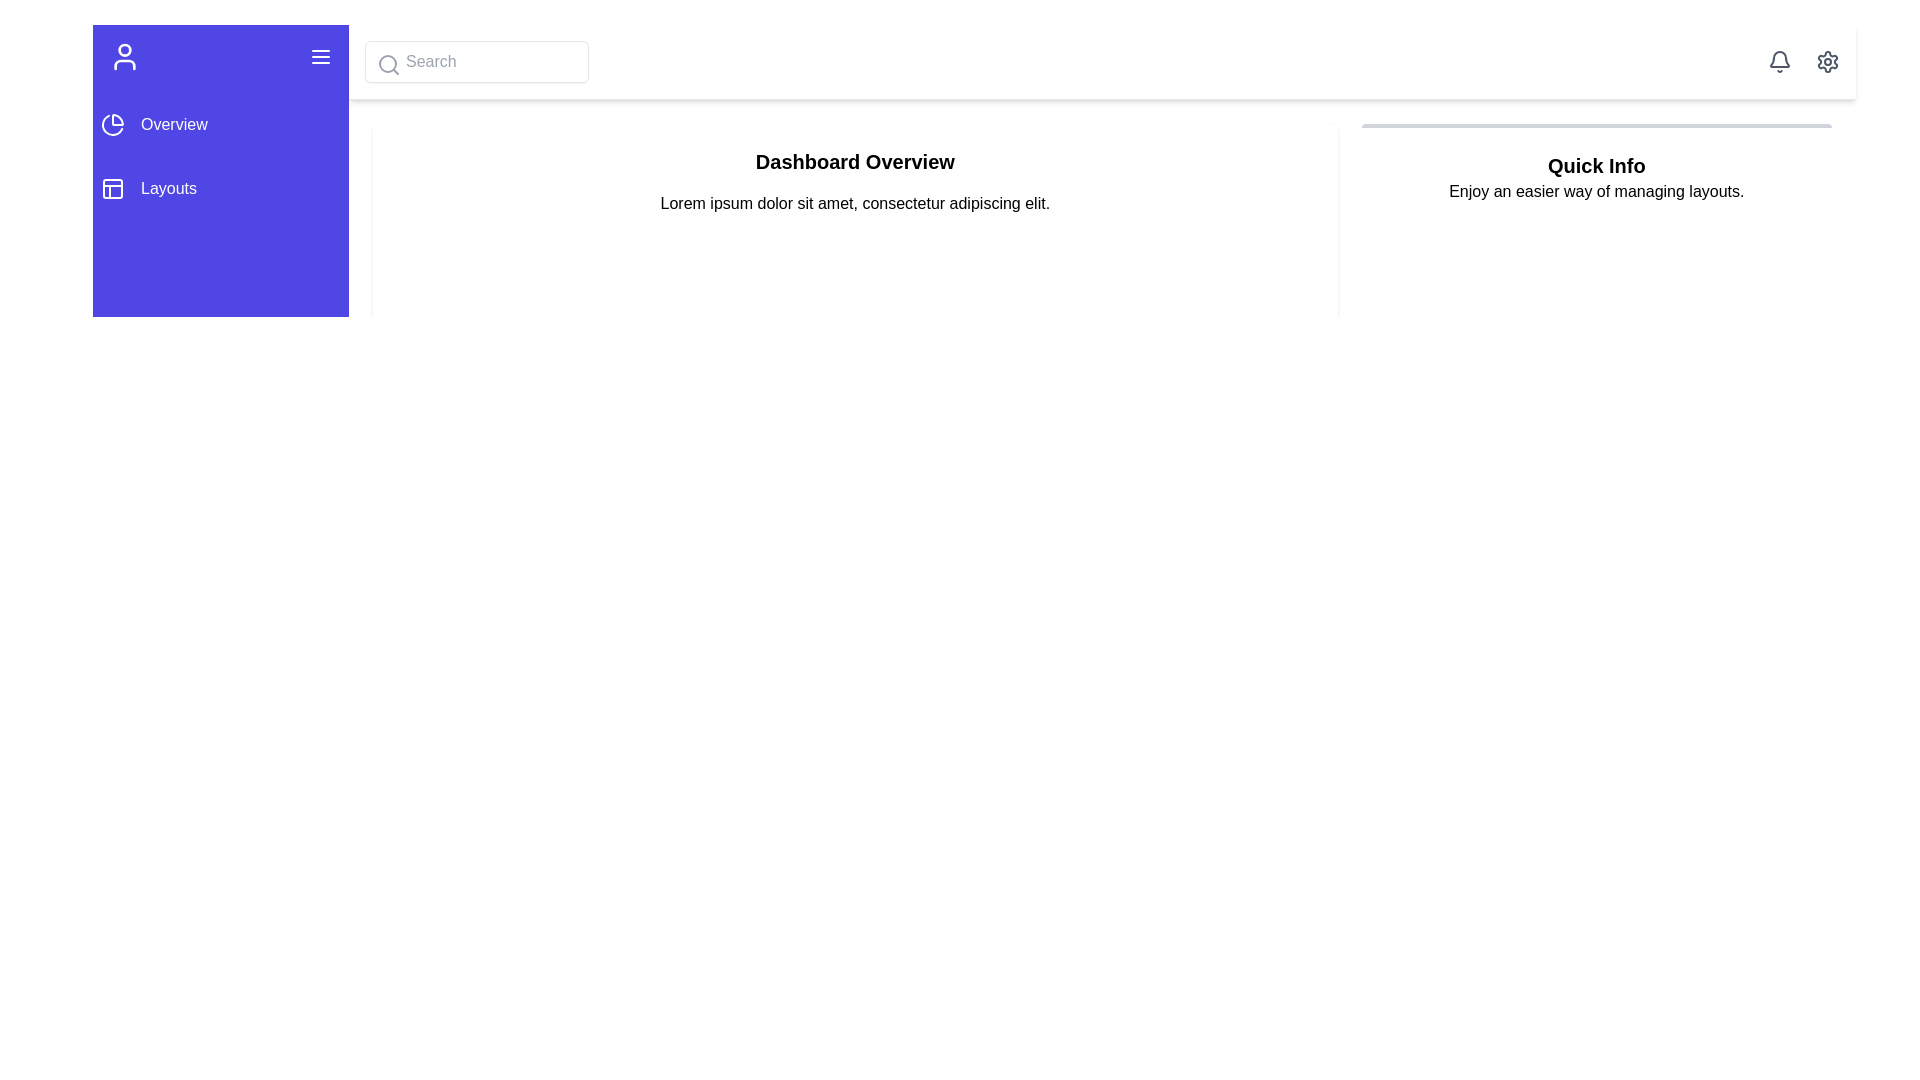 This screenshot has width=1920, height=1080. What do you see at coordinates (112, 124) in the screenshot?
I see `the pie chart icon located in the left sidebar near the top, which is styled with a white stroke against a purple background and grouped with the label 'Overview'` at bounding box center [112, 124].